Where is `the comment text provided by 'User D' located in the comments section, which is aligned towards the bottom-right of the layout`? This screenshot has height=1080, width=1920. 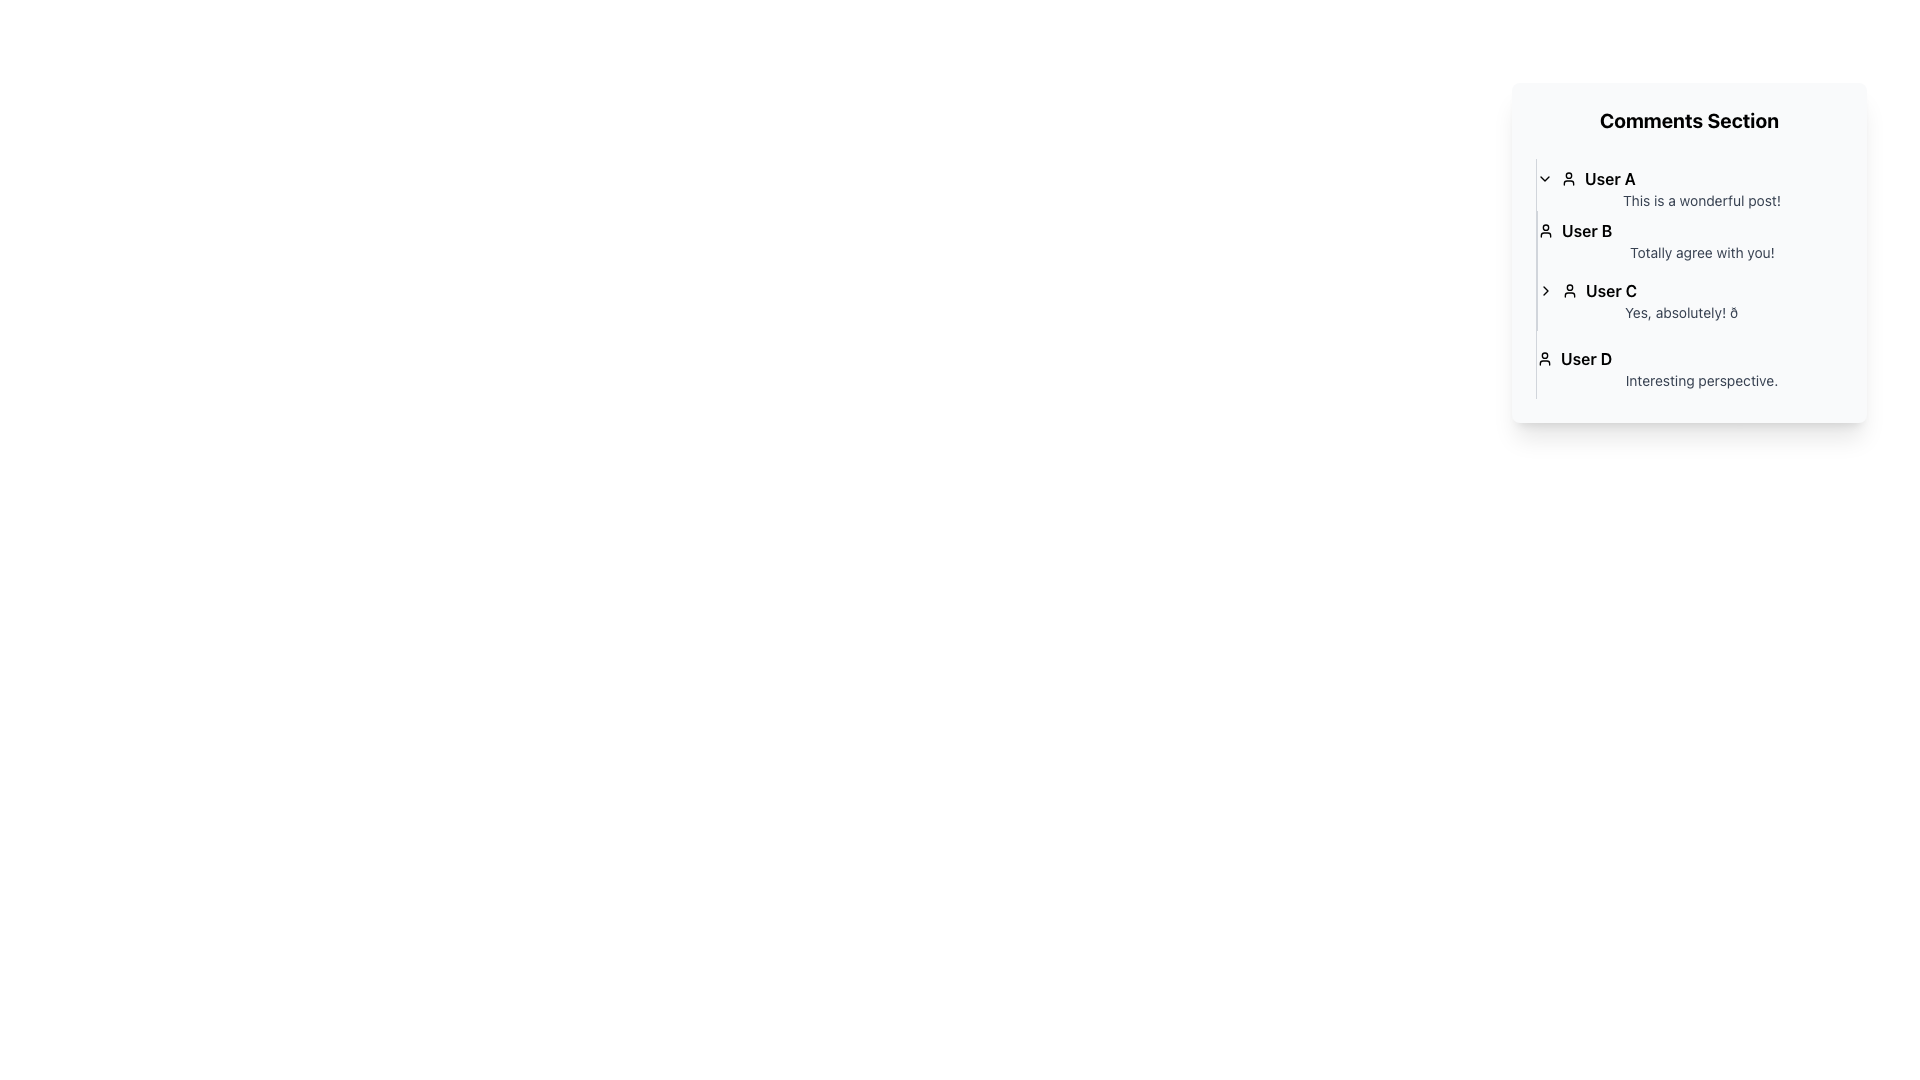
the comment text provided by 'User D' located in the comments section, which is aligned towards the bottom-right of the layout is located at coordinates (1688, 381).